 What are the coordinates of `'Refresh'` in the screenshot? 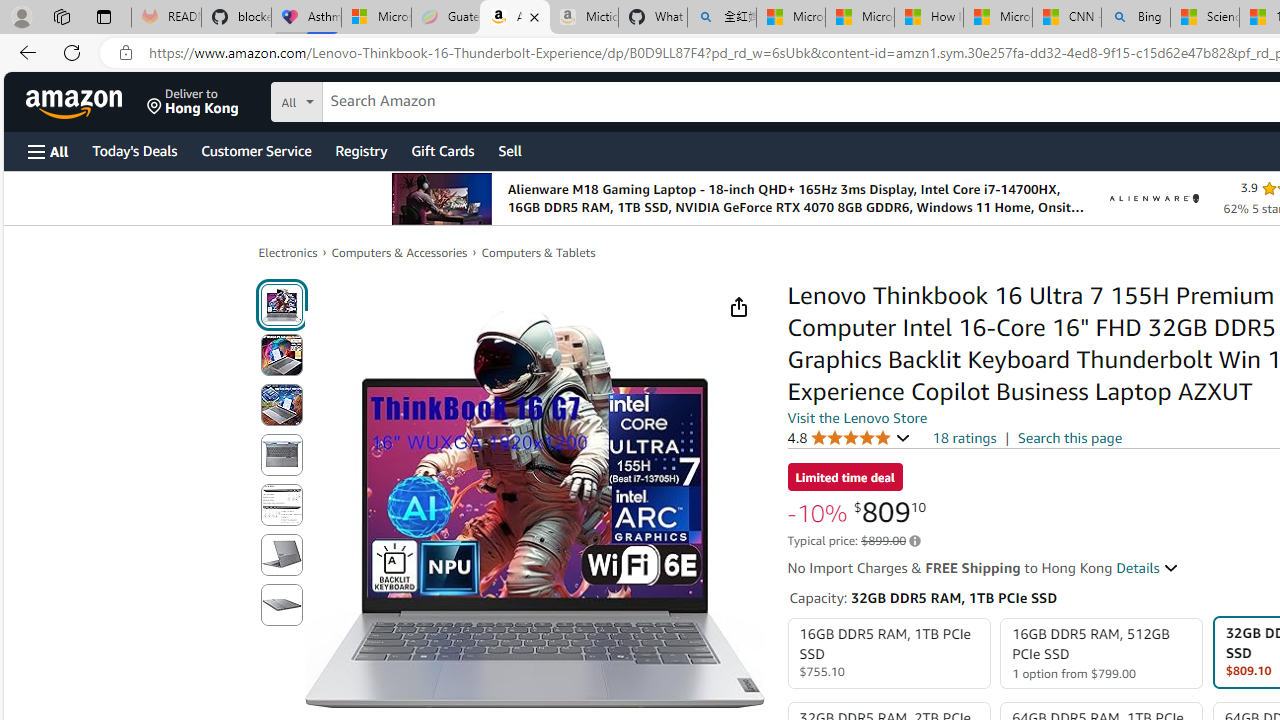 It's located at (72, 51).